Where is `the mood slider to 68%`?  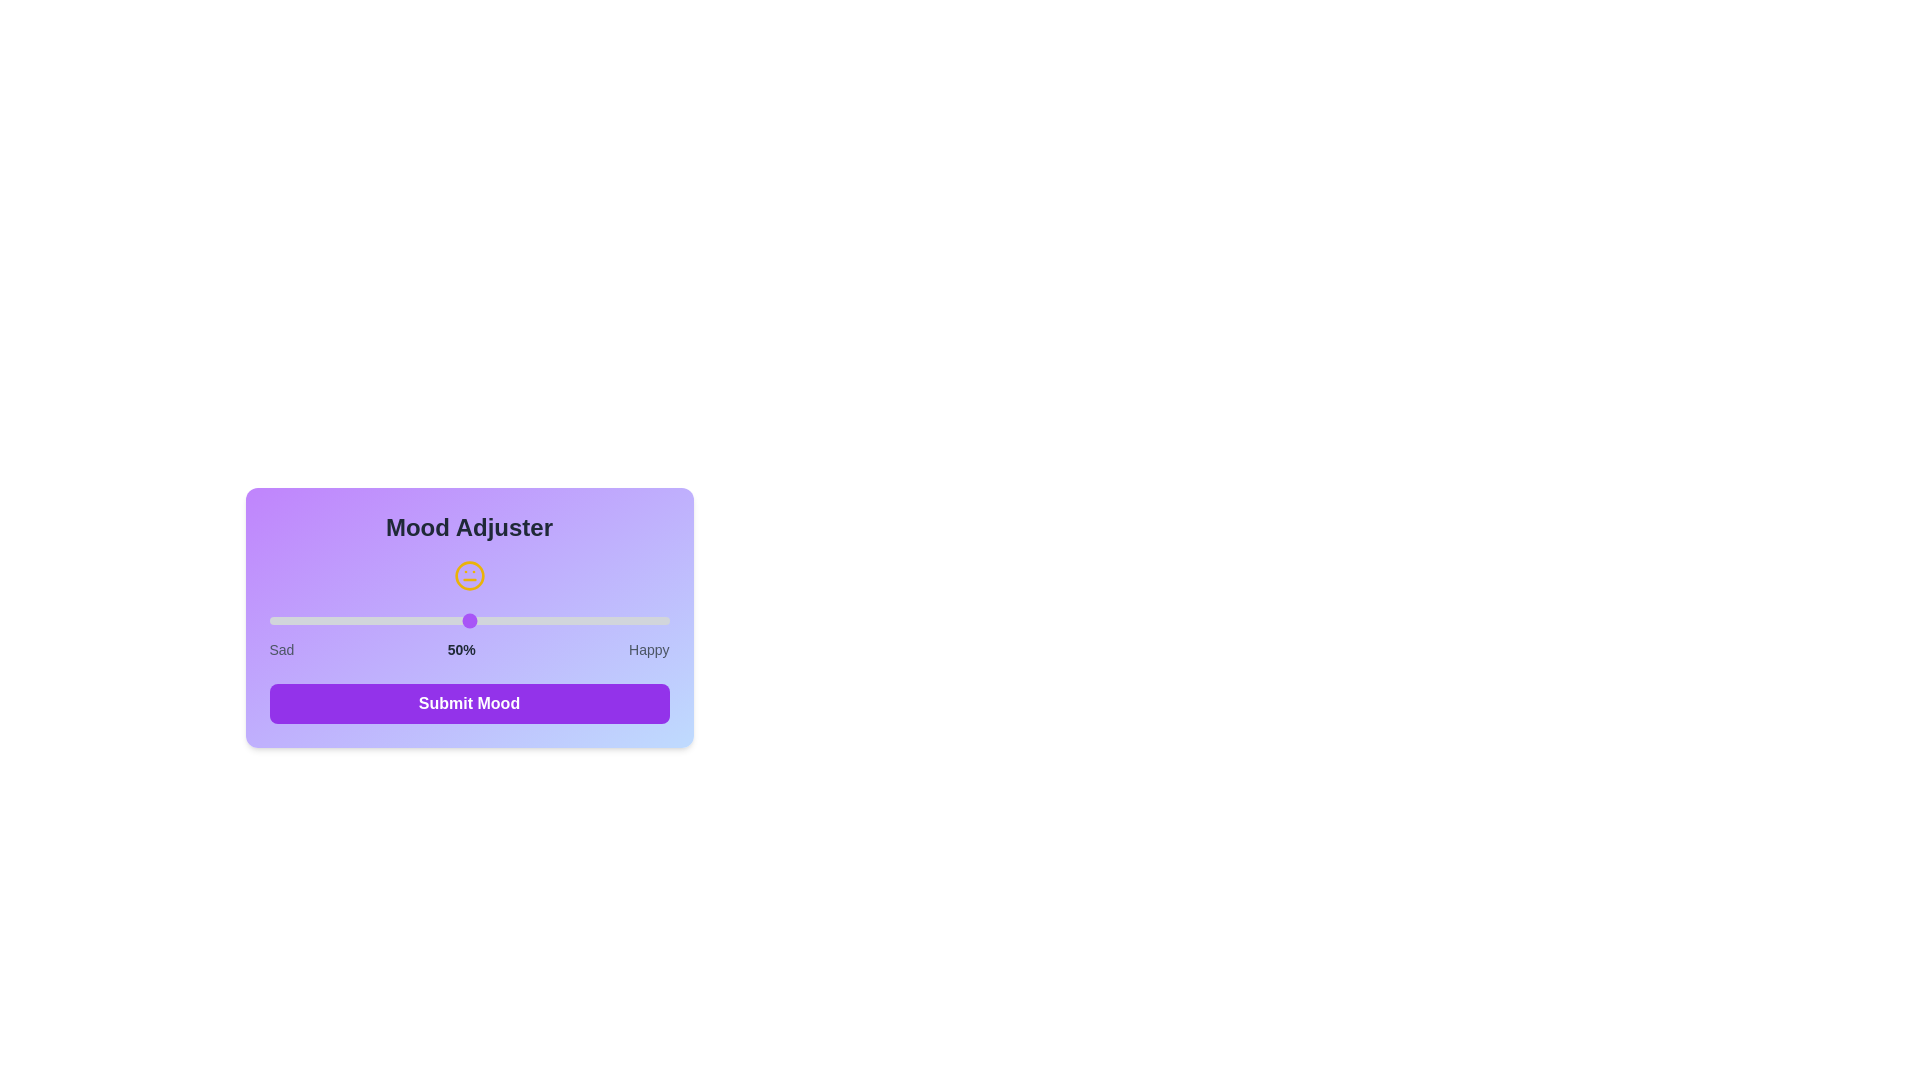 the mood slider to 68% is located at coordinates (541, 620).